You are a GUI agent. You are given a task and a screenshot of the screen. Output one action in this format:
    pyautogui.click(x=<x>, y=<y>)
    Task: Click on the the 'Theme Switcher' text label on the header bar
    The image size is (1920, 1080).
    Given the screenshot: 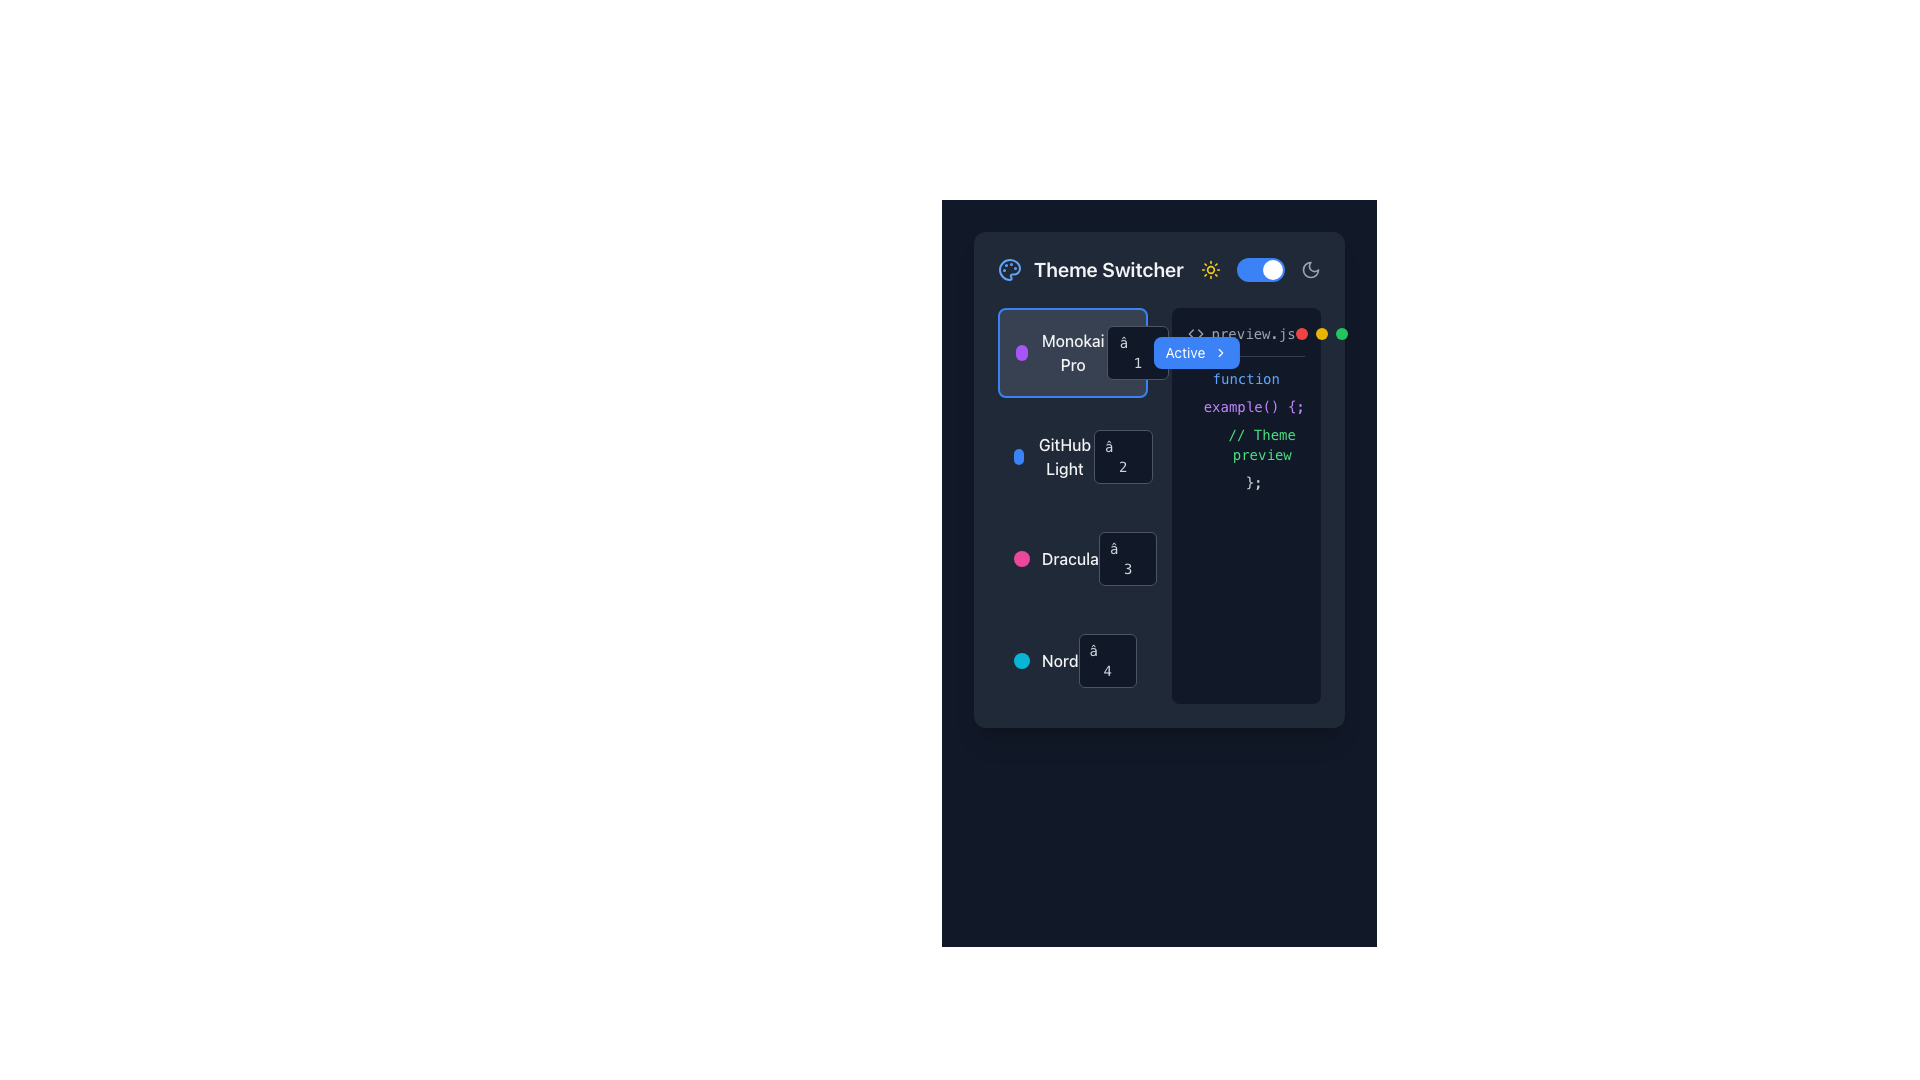 What is the action you would take?
    pyautogui.click(x=1159, y=270)
    